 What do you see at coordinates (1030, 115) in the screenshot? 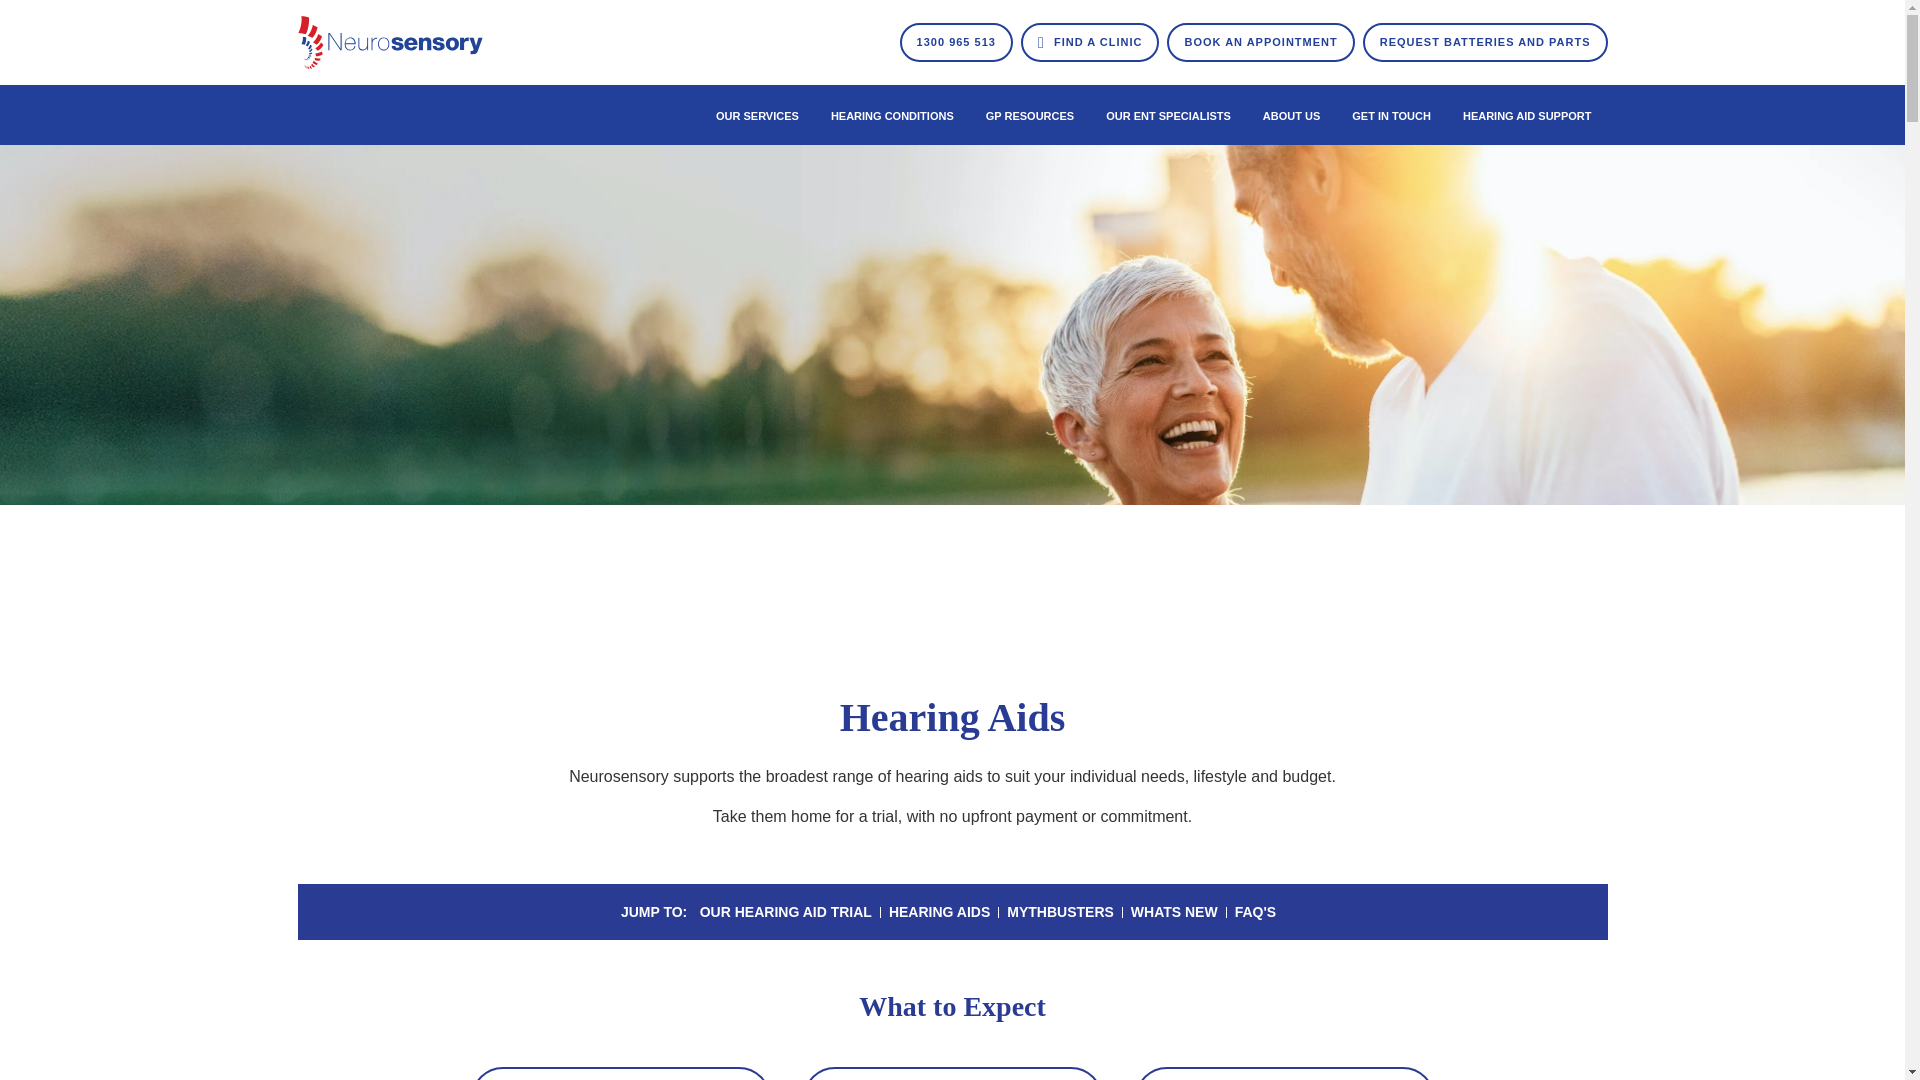
I see `'GP RESOURCES'` at bounding box center [1030, 115].